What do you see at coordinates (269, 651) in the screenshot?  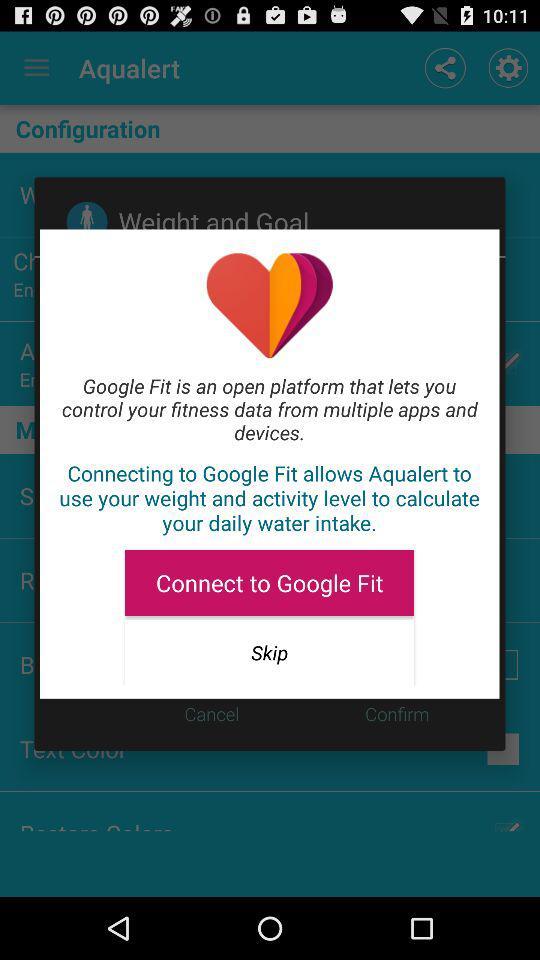 I see `icon below the connect to google` at bounding box center [269, 651].